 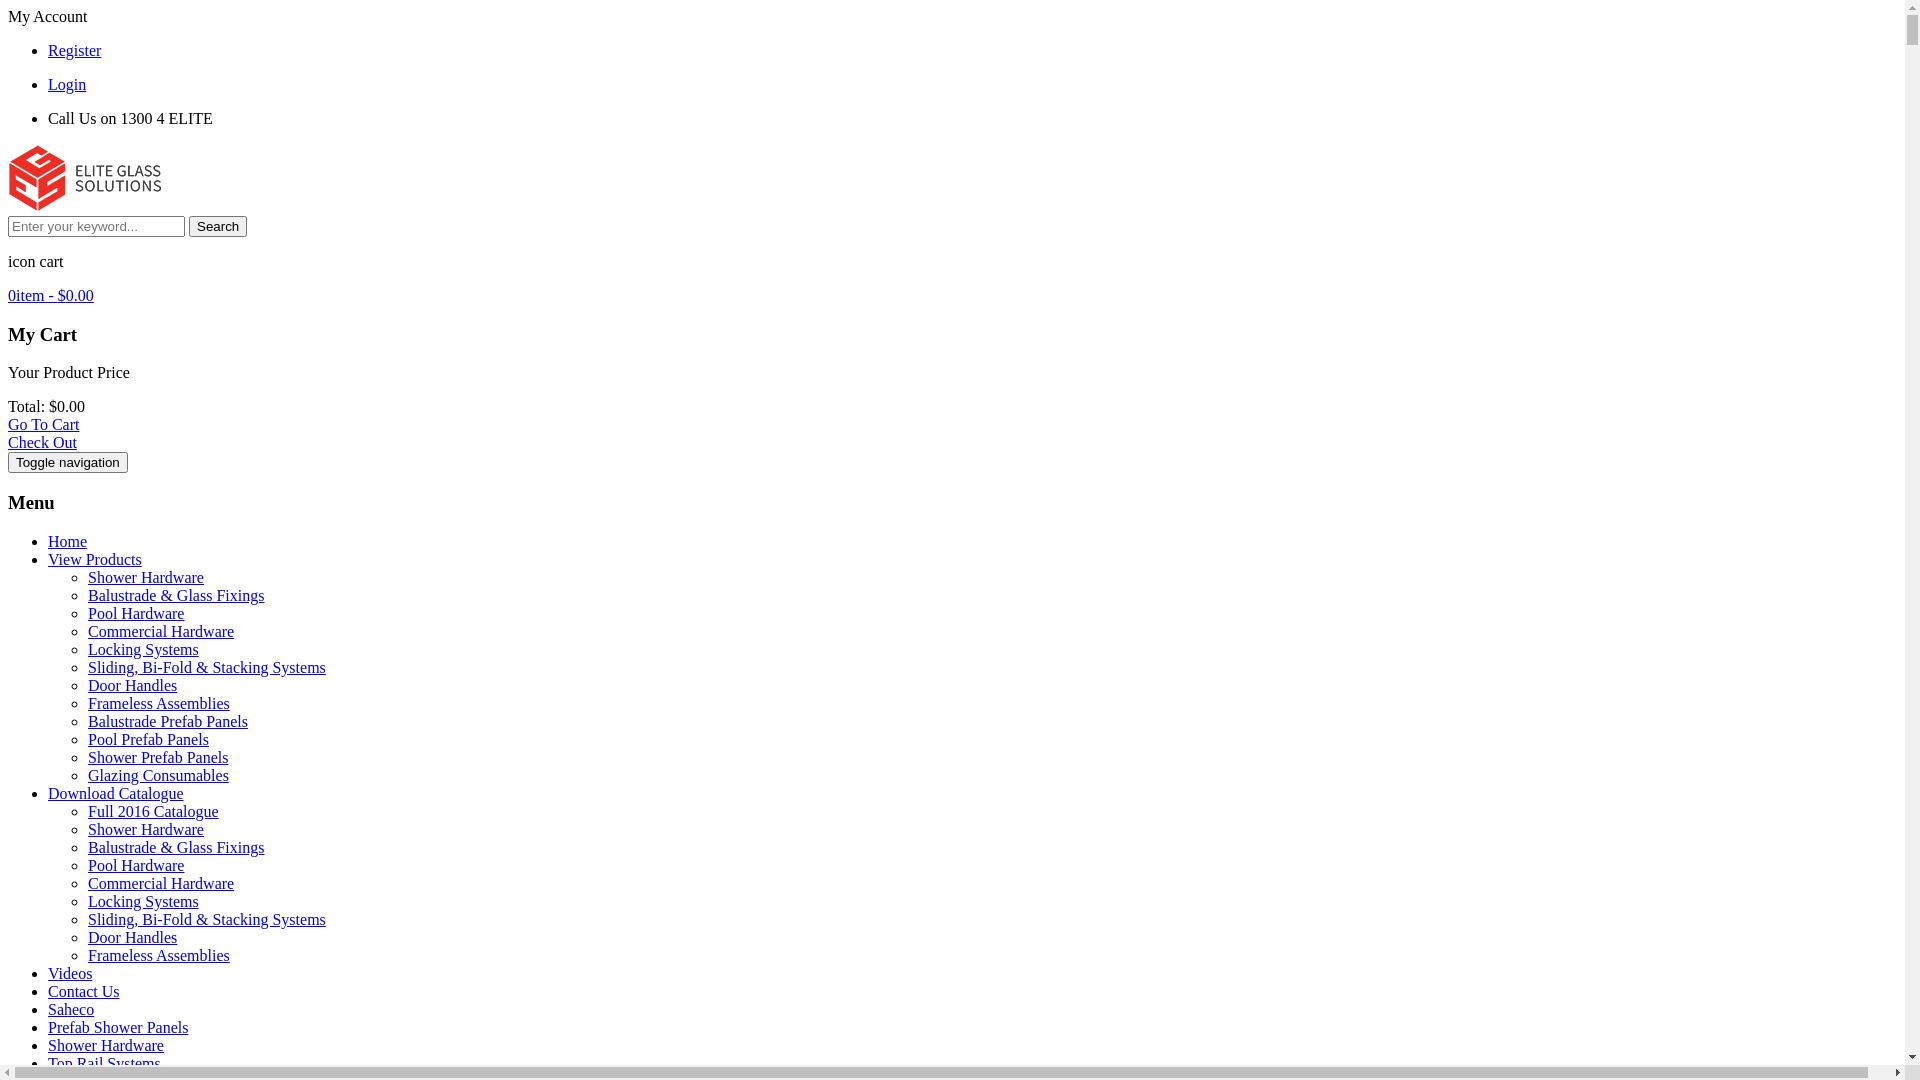 What do you see at coordinates (114, 792) in the screenshot?
I see `'Download Catalogue'` at bounding box center [114, 792].